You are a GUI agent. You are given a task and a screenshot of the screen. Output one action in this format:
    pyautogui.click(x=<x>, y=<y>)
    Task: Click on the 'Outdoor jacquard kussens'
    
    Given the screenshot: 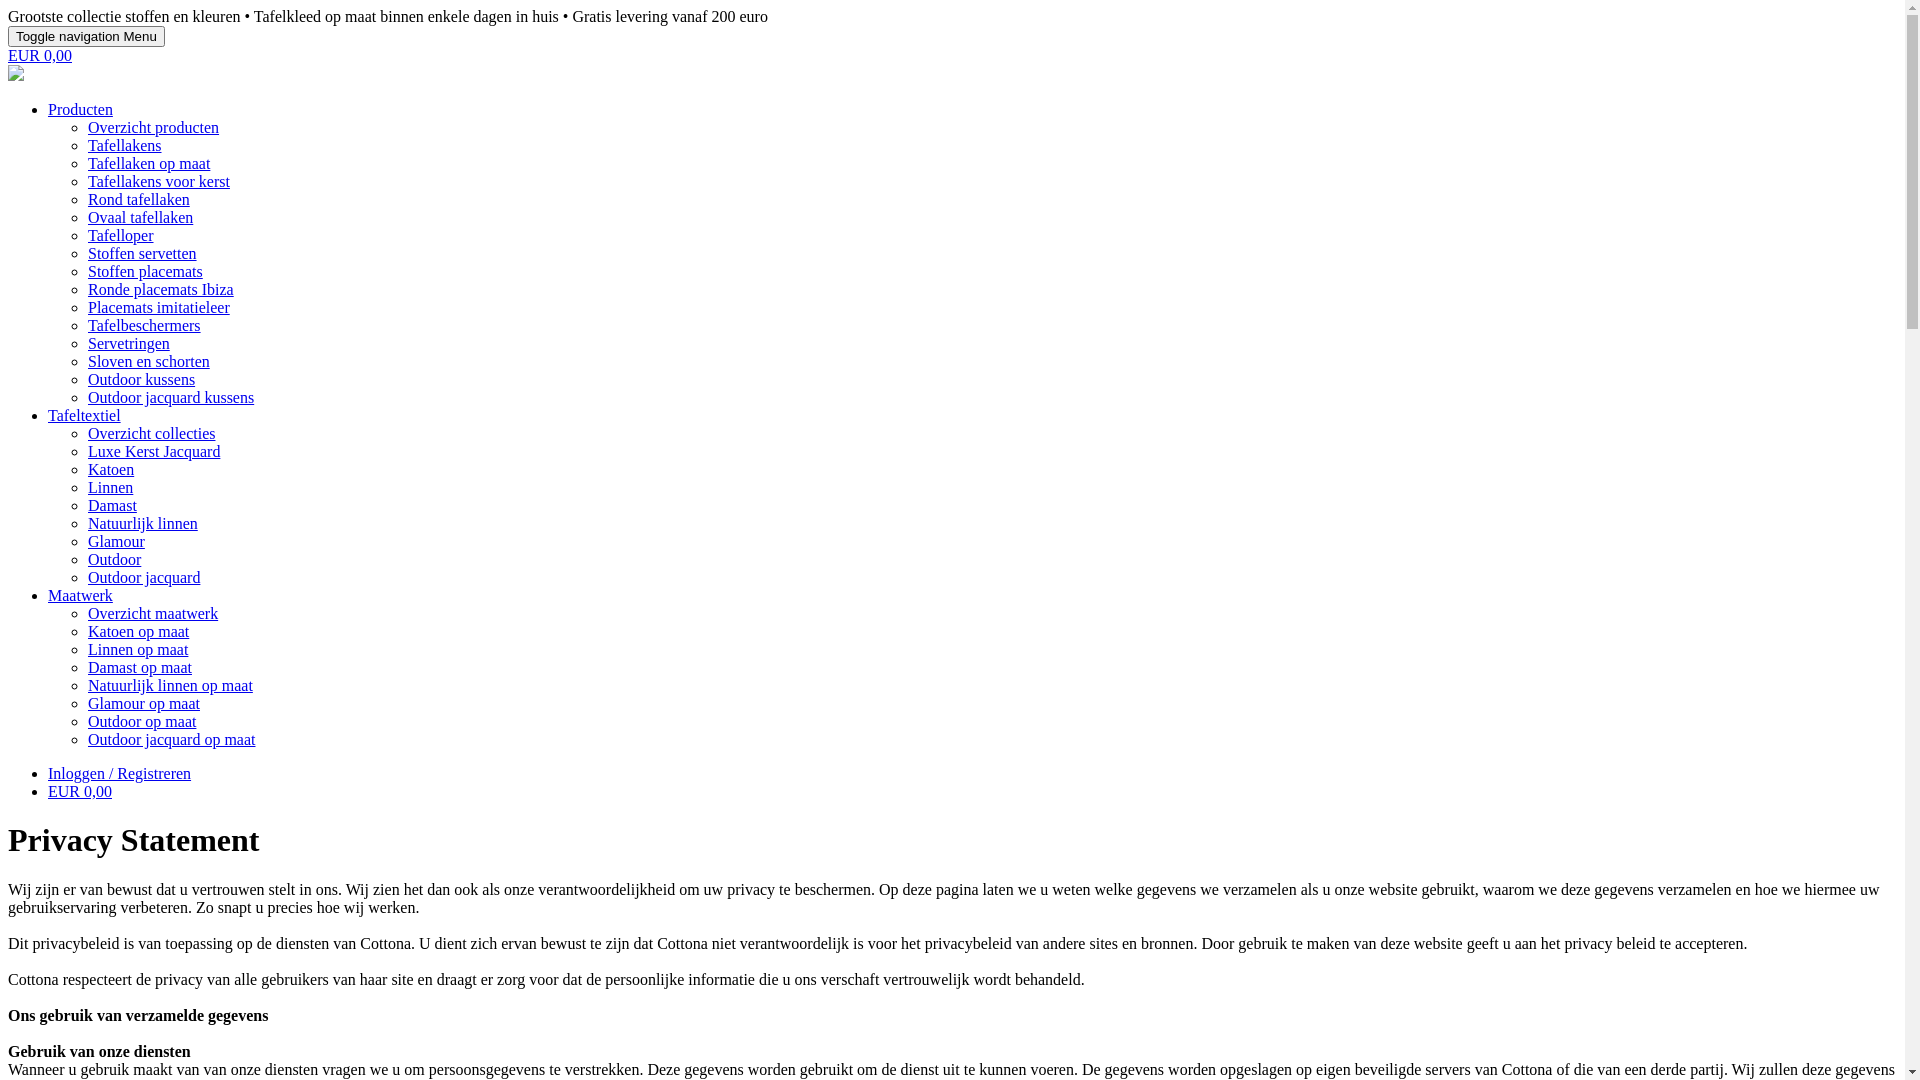 What is the action you would take?
    pyautogui.click(x=171, y=397)
    